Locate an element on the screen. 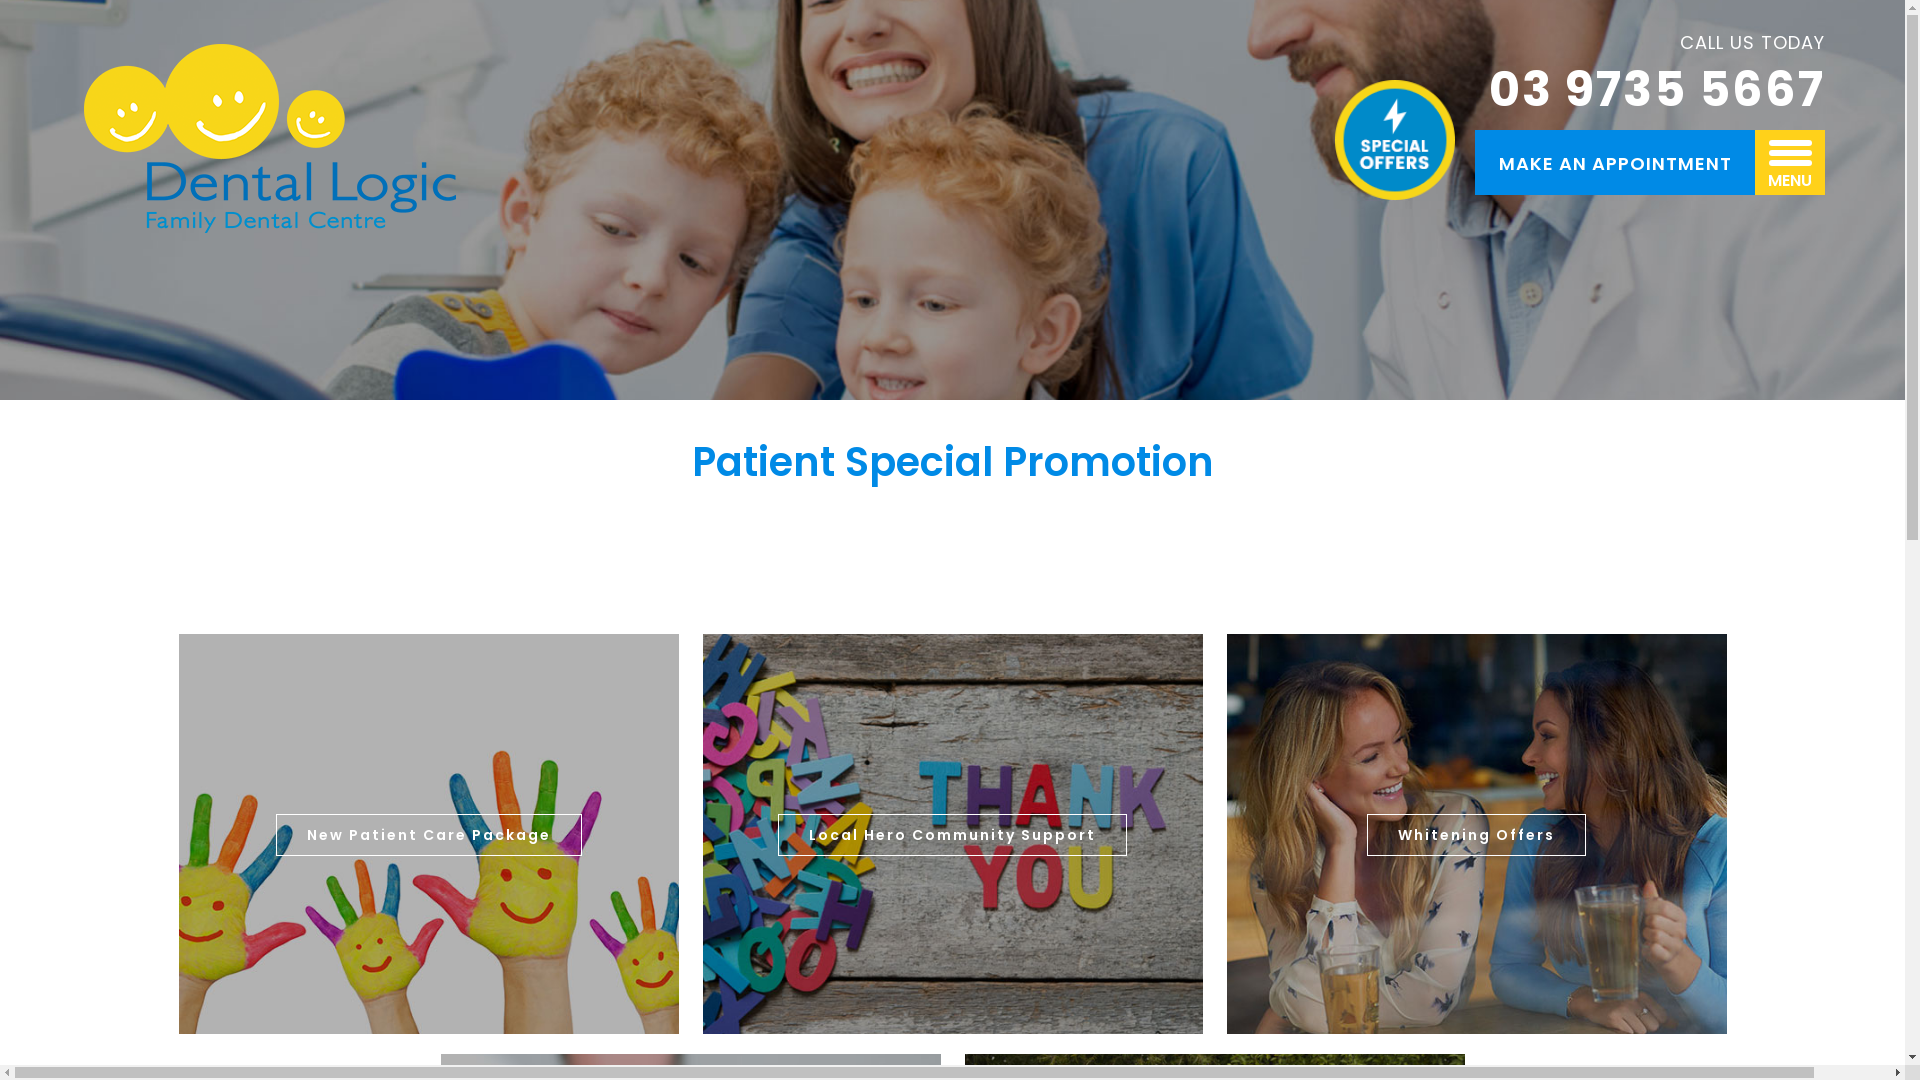 The image size is (1920, 1080). 'Whitening Offers' is located at coordinates (1476, 834).